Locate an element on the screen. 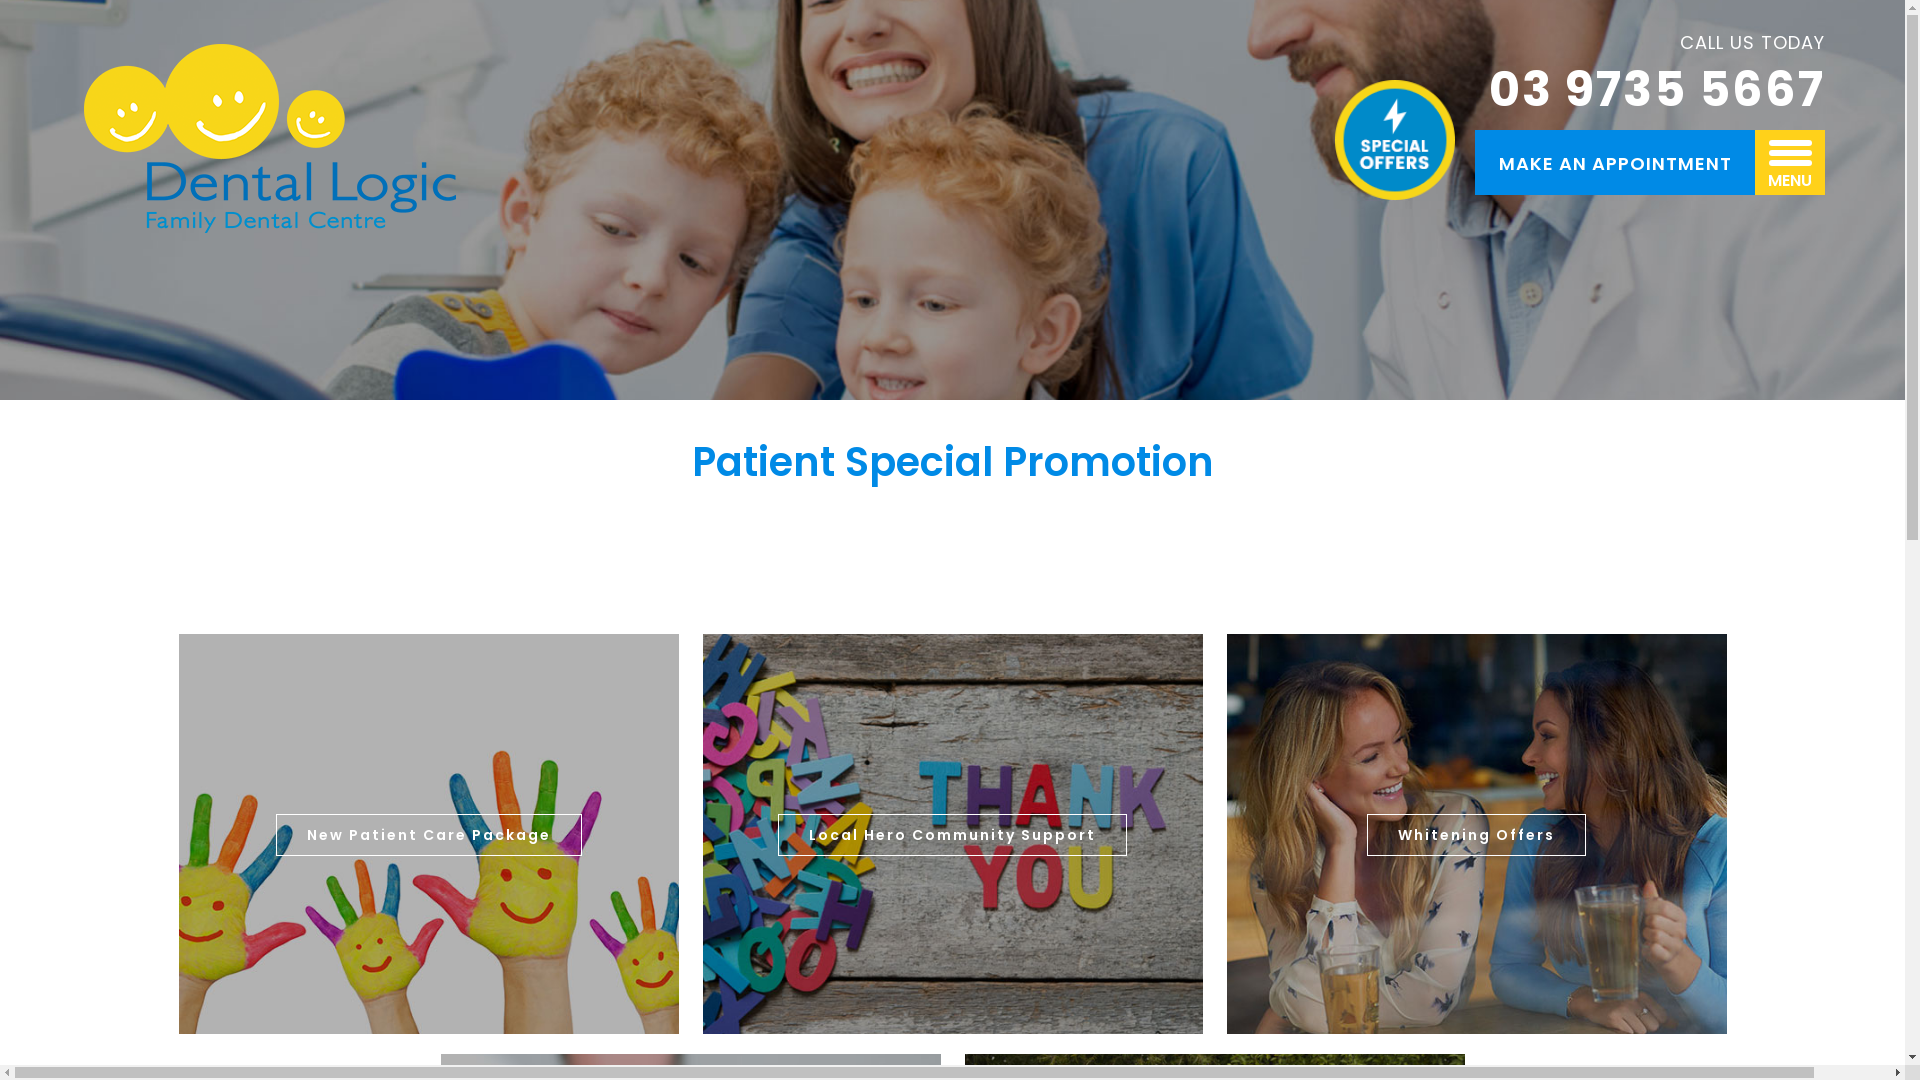 The image size is (1920, 1080). 'Whitening Offers' is located at coordinates (1476, 834).